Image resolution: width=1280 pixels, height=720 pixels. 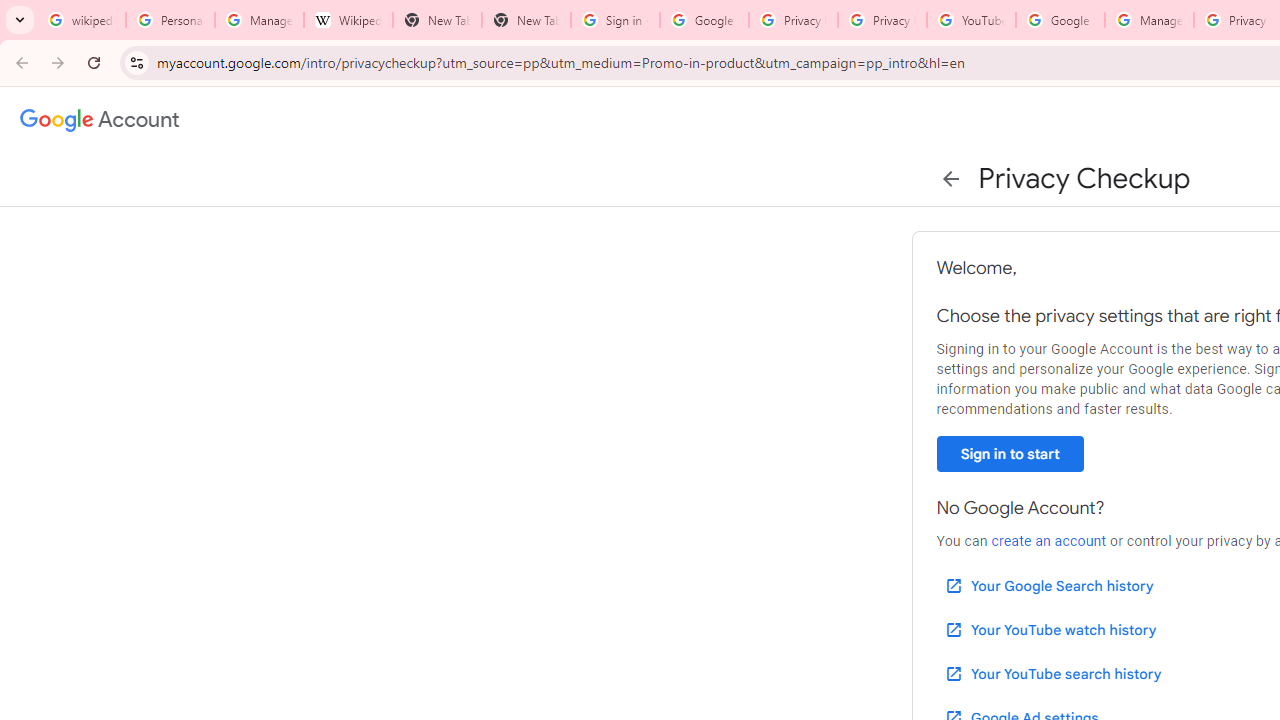 I want to click on 'Sign in to start', so click(x=1009, y=454).